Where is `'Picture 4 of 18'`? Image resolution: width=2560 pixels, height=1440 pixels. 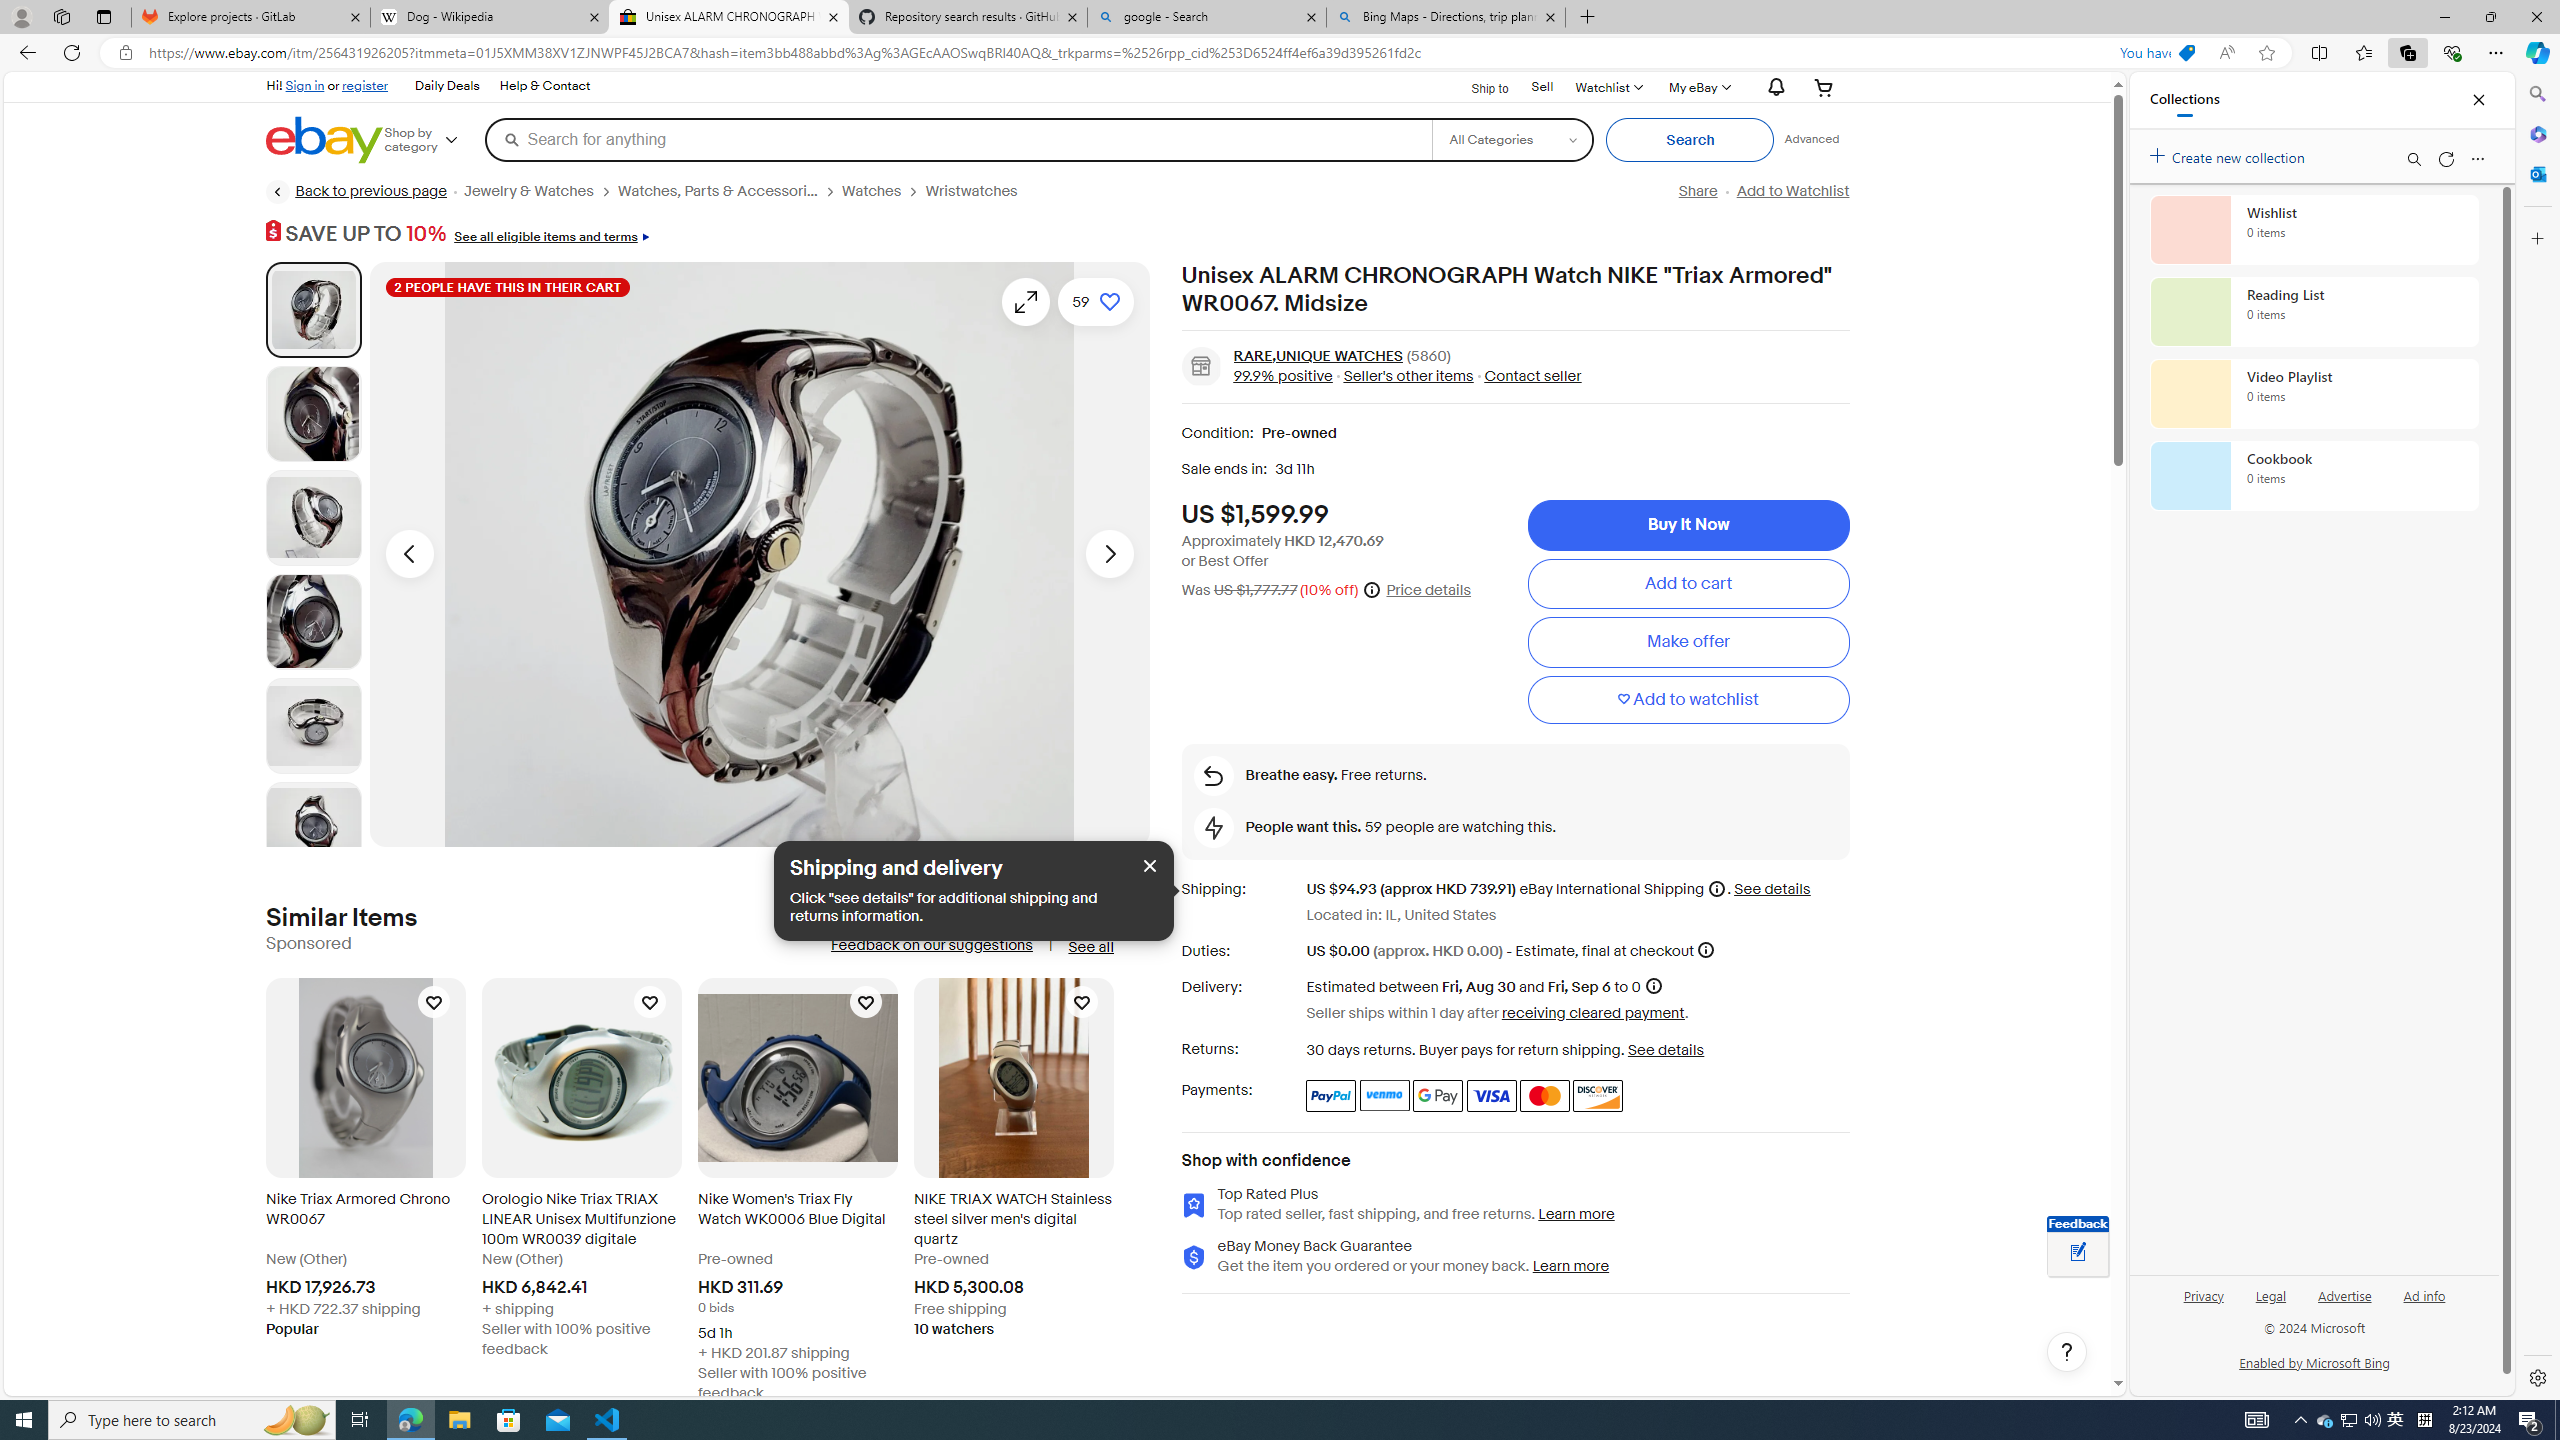 'Picture 4 of 18' is located at coordinates (313, 621).